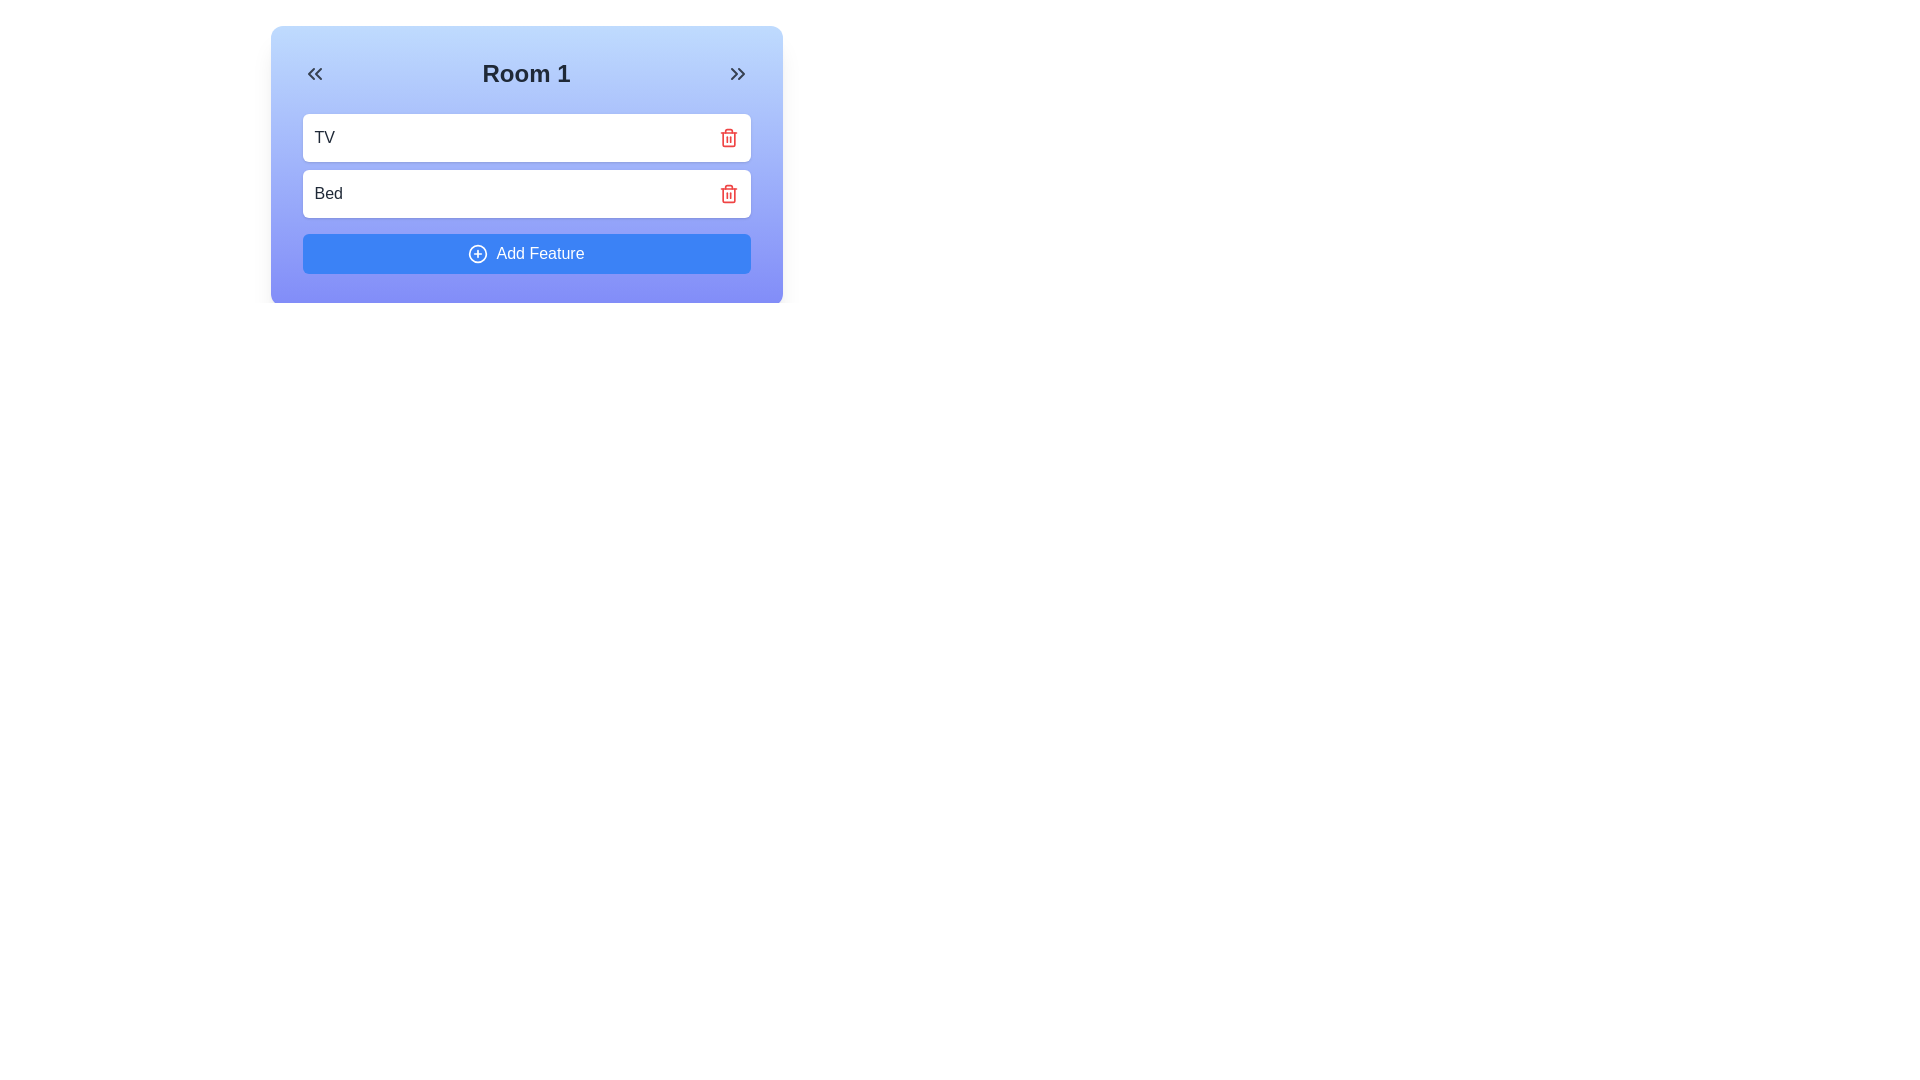  I want to click on the circular outline icon within the 'Add Feature' button, which has a vivid blue background and is located at the bottom of the card layout, so click(477, 253).